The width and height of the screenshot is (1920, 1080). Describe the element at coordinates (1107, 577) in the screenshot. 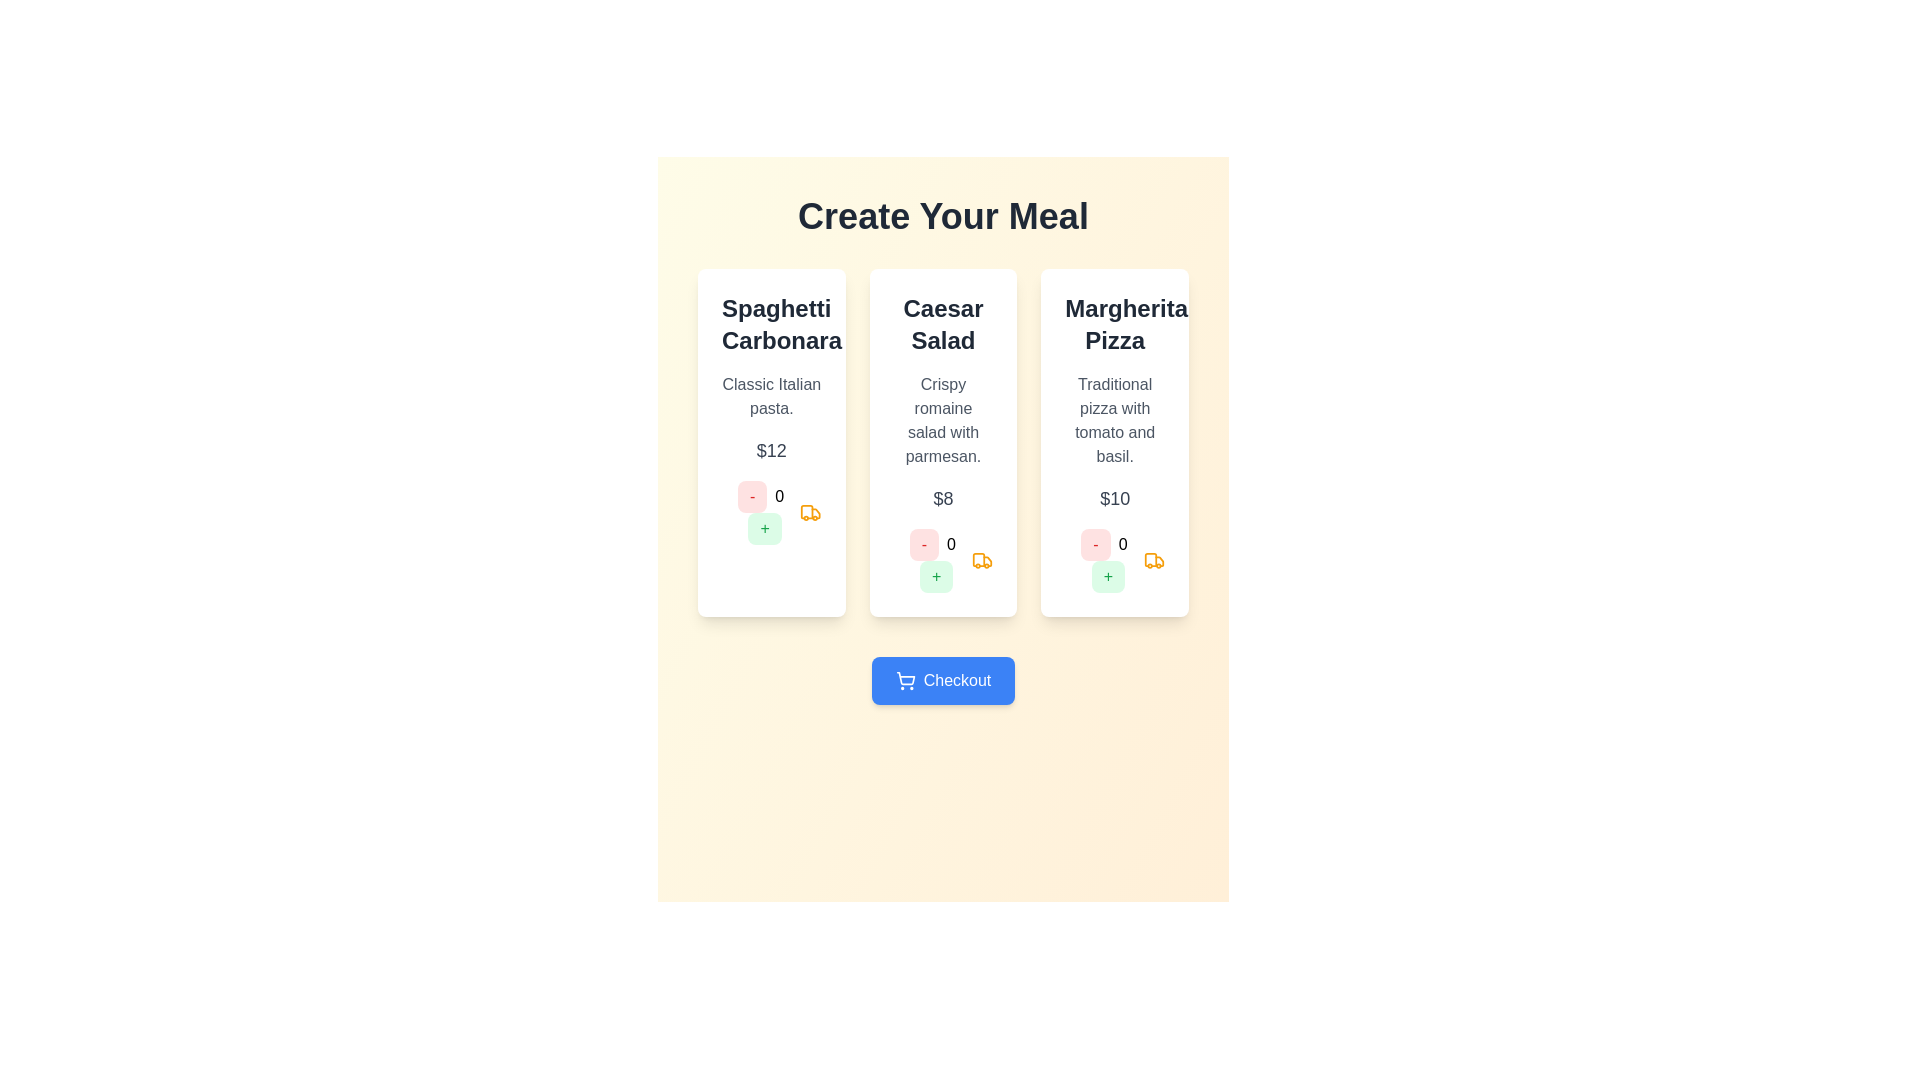

I see `the green '+' button located in the control set for 'Margherita Pizza'` at that location.